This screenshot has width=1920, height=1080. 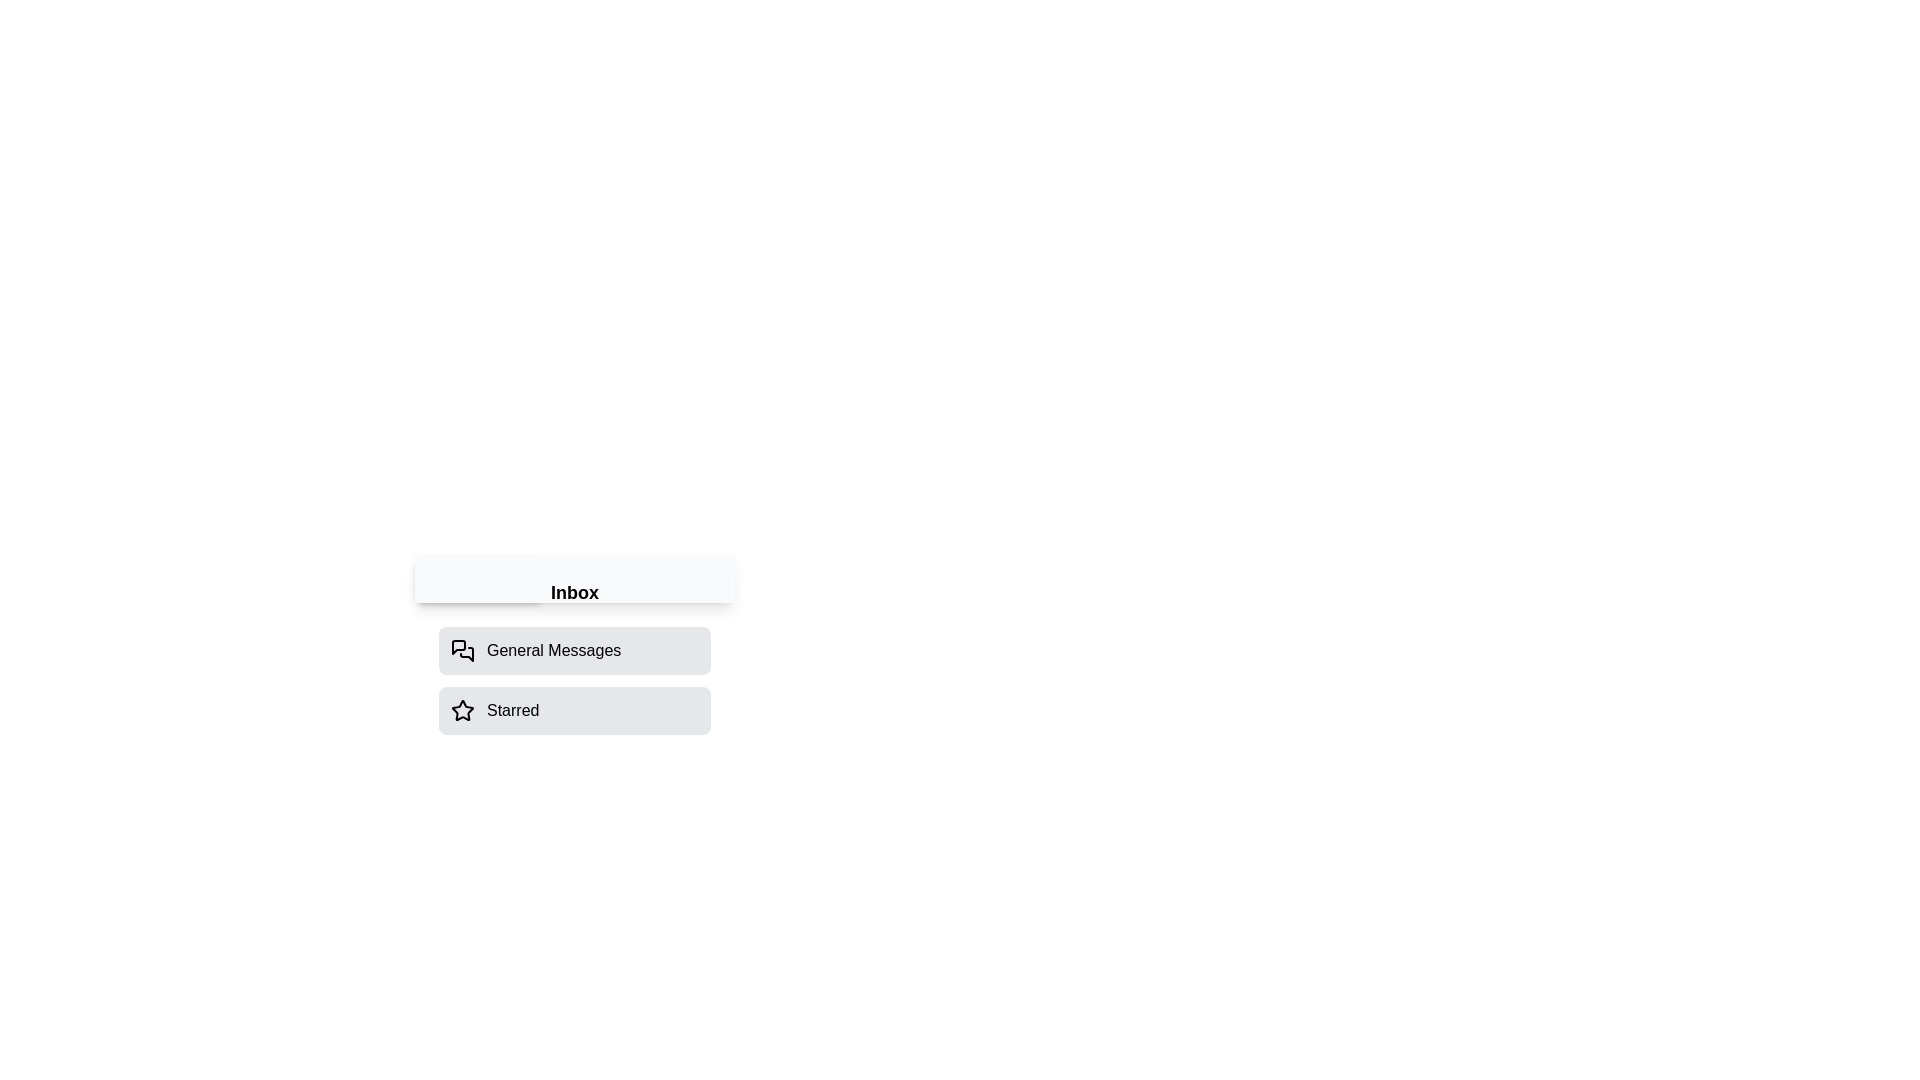 What do you see at coordinates (574, 709) in the screenshot?
I see `the 'Starred' option to select it` at bounding box center [574, 709].